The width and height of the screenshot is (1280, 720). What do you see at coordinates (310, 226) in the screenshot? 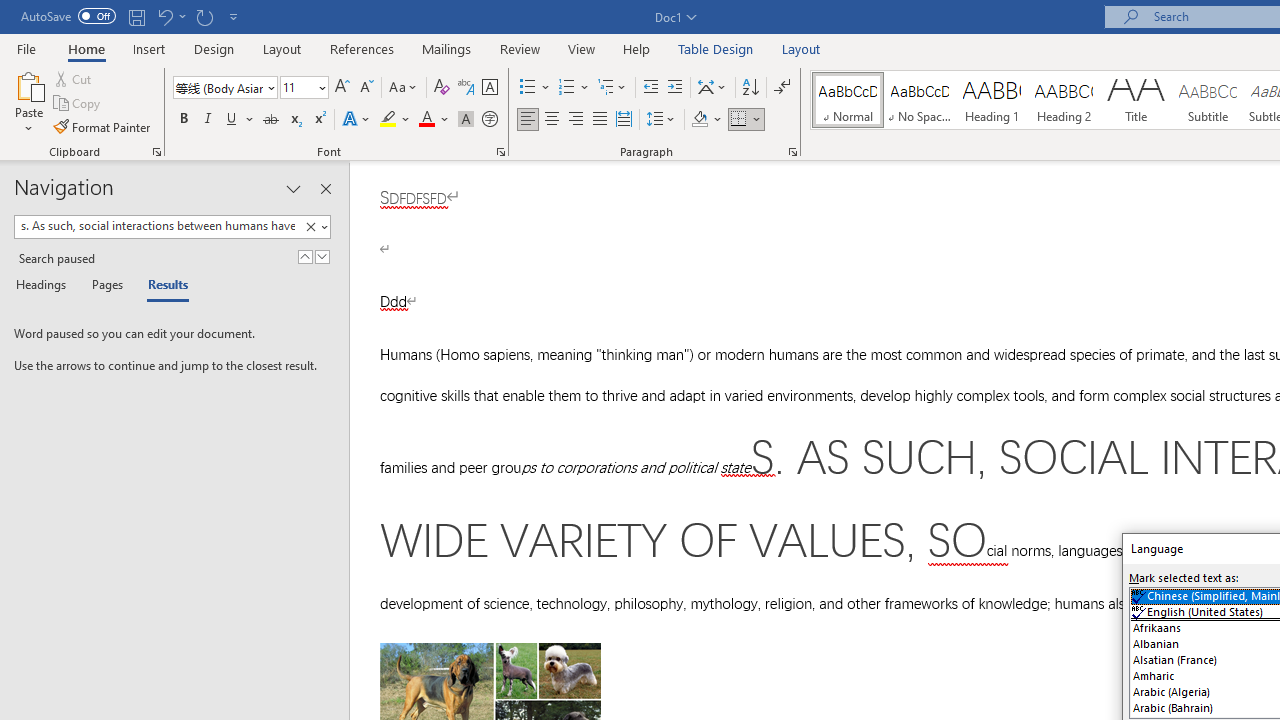
I see `'Clear'` at bounding box center [310, 226].